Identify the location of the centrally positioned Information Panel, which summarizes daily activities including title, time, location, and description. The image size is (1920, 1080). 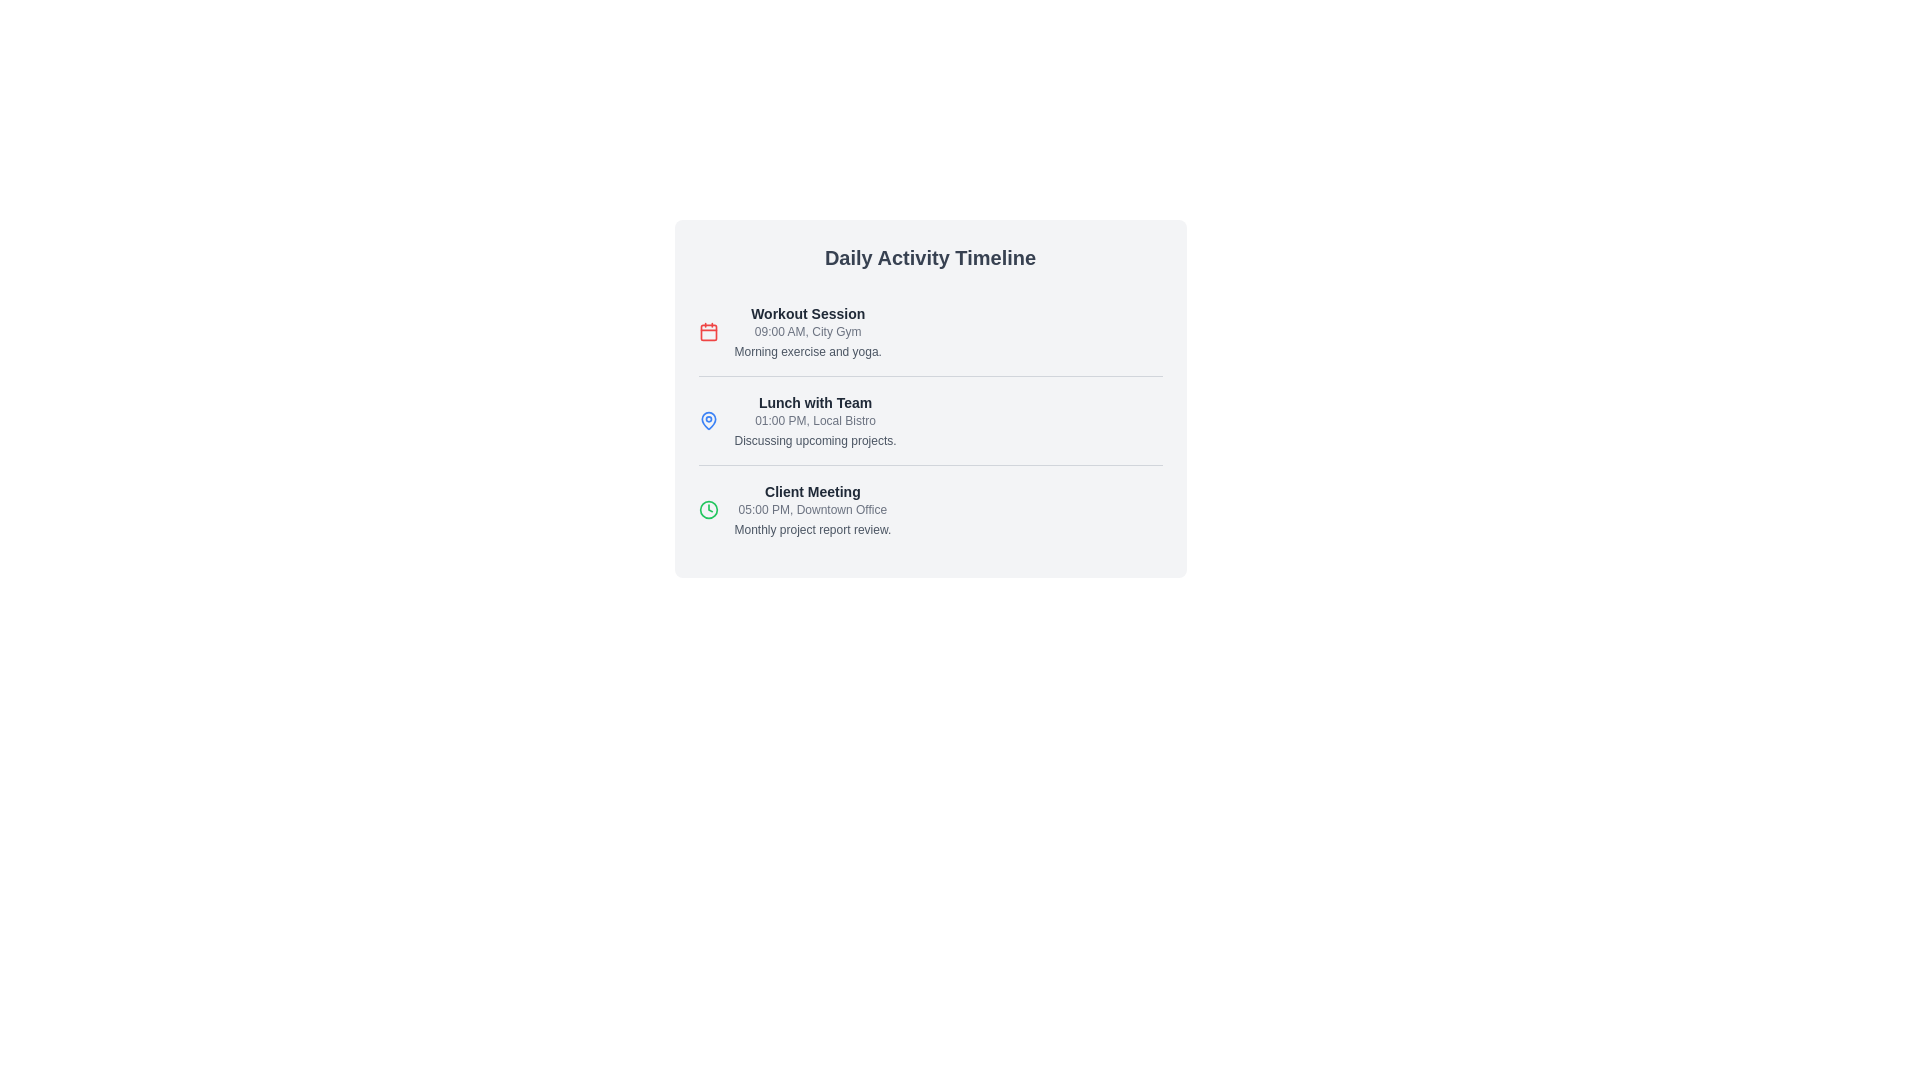
(929, 398).